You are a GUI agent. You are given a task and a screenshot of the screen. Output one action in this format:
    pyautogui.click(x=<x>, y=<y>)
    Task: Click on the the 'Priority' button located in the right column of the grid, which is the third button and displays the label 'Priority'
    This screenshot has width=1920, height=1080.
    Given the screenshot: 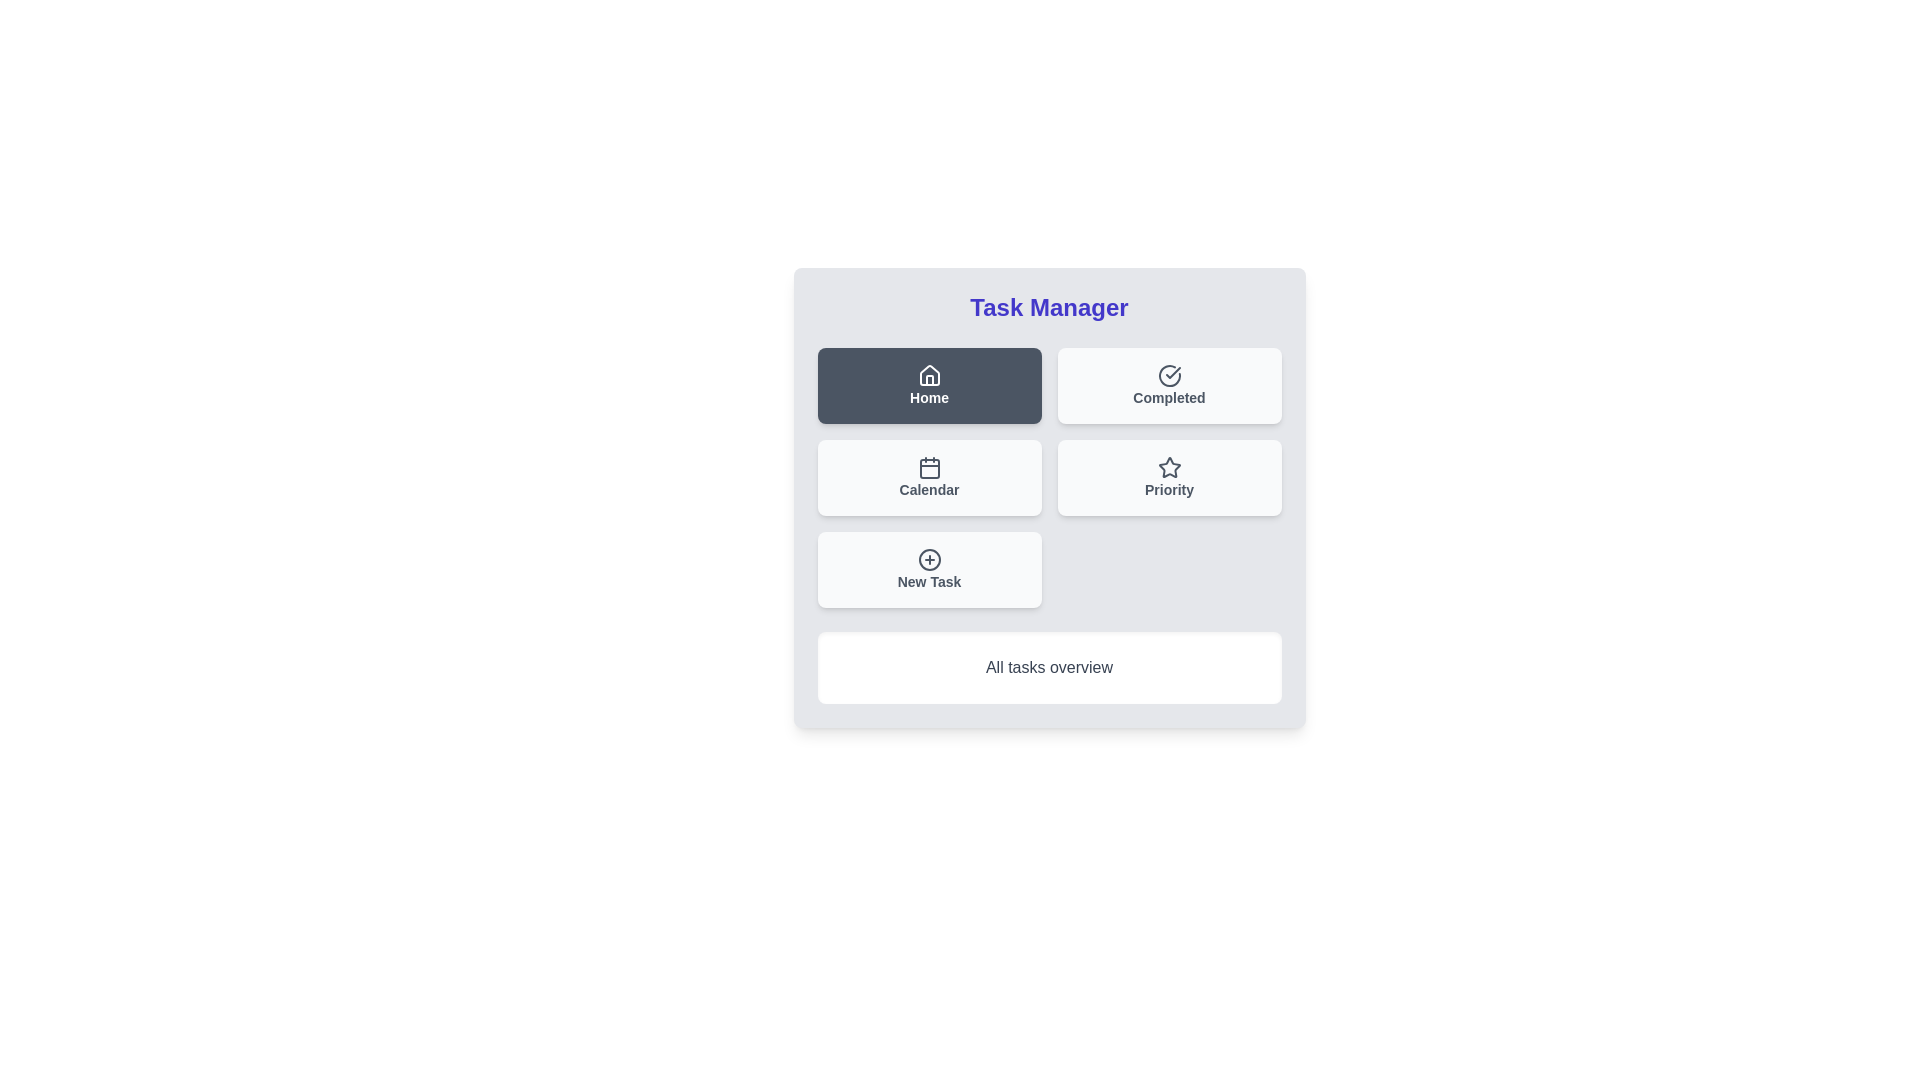 What is the action you would take?
    pyautogui.click(x=1169, y=489)
    